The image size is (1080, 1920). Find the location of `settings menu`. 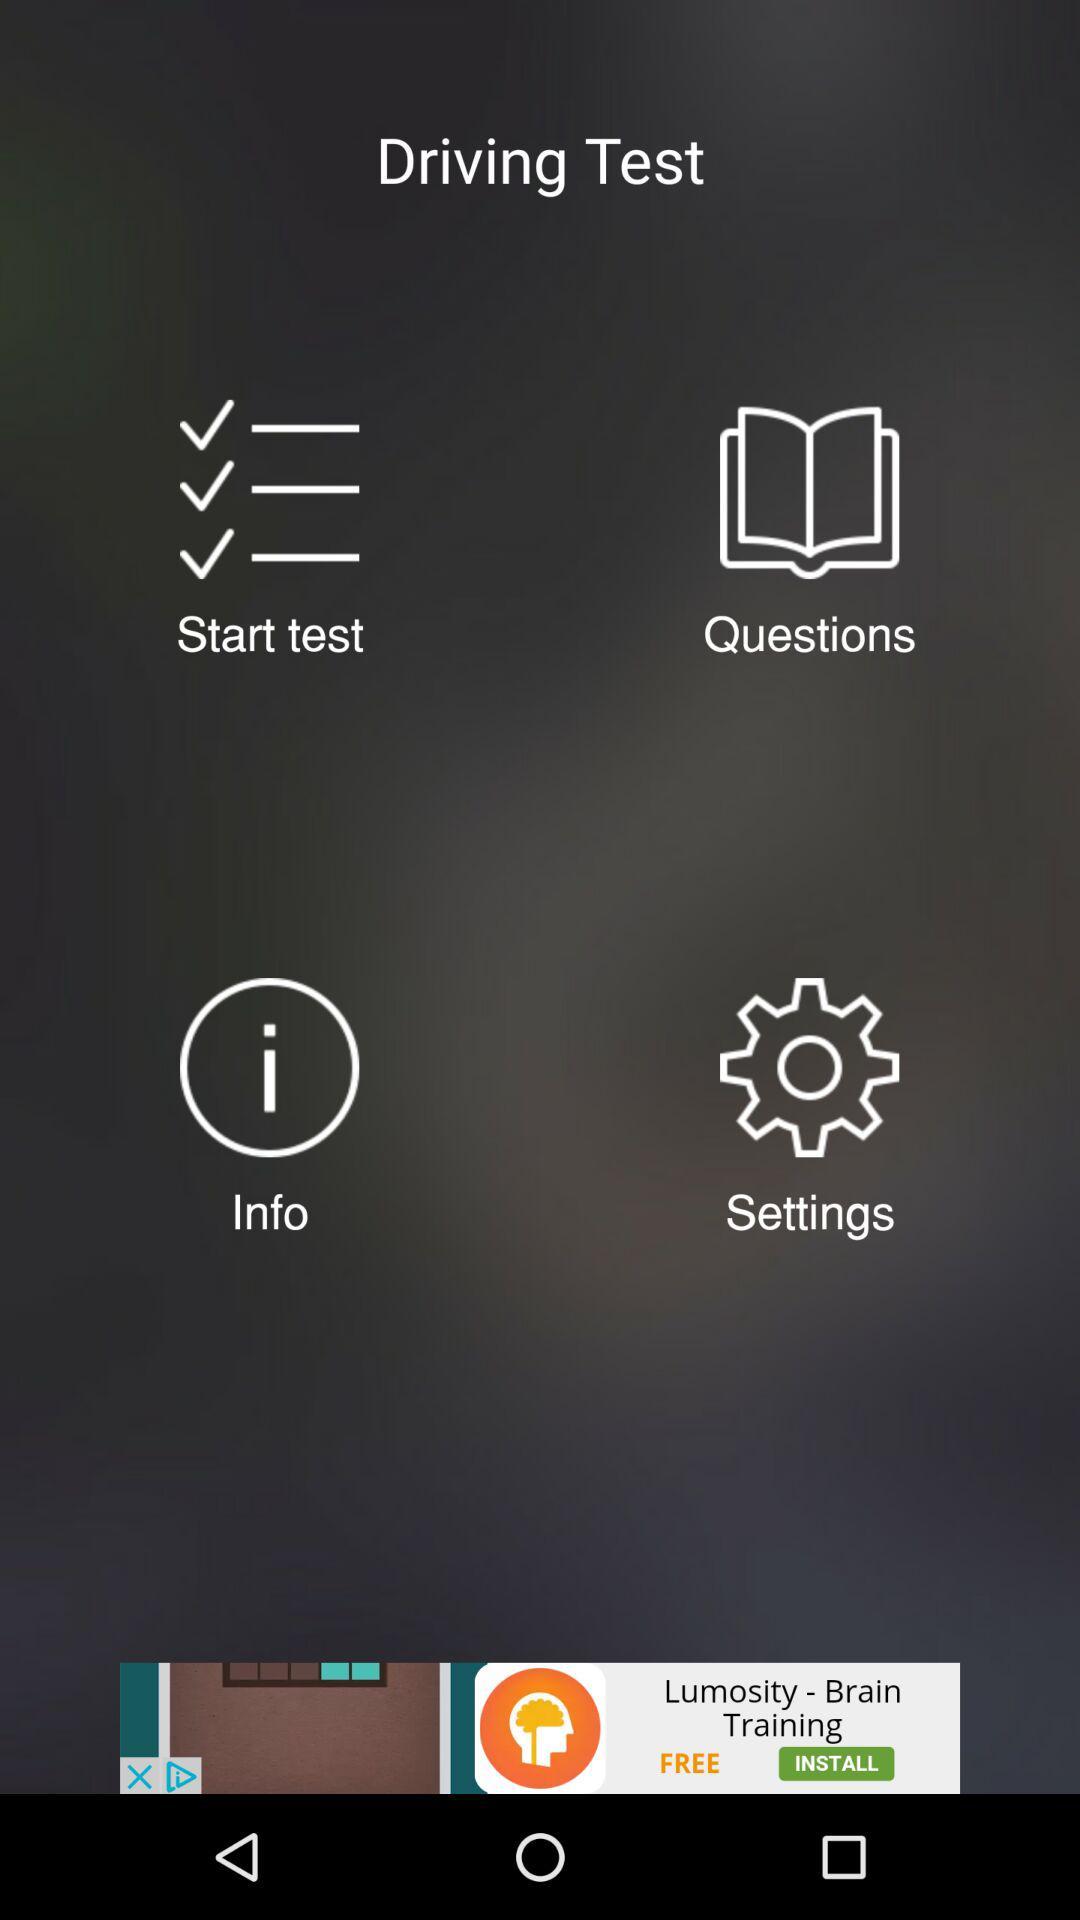

settings menu is located at coordinates (808, 1066).